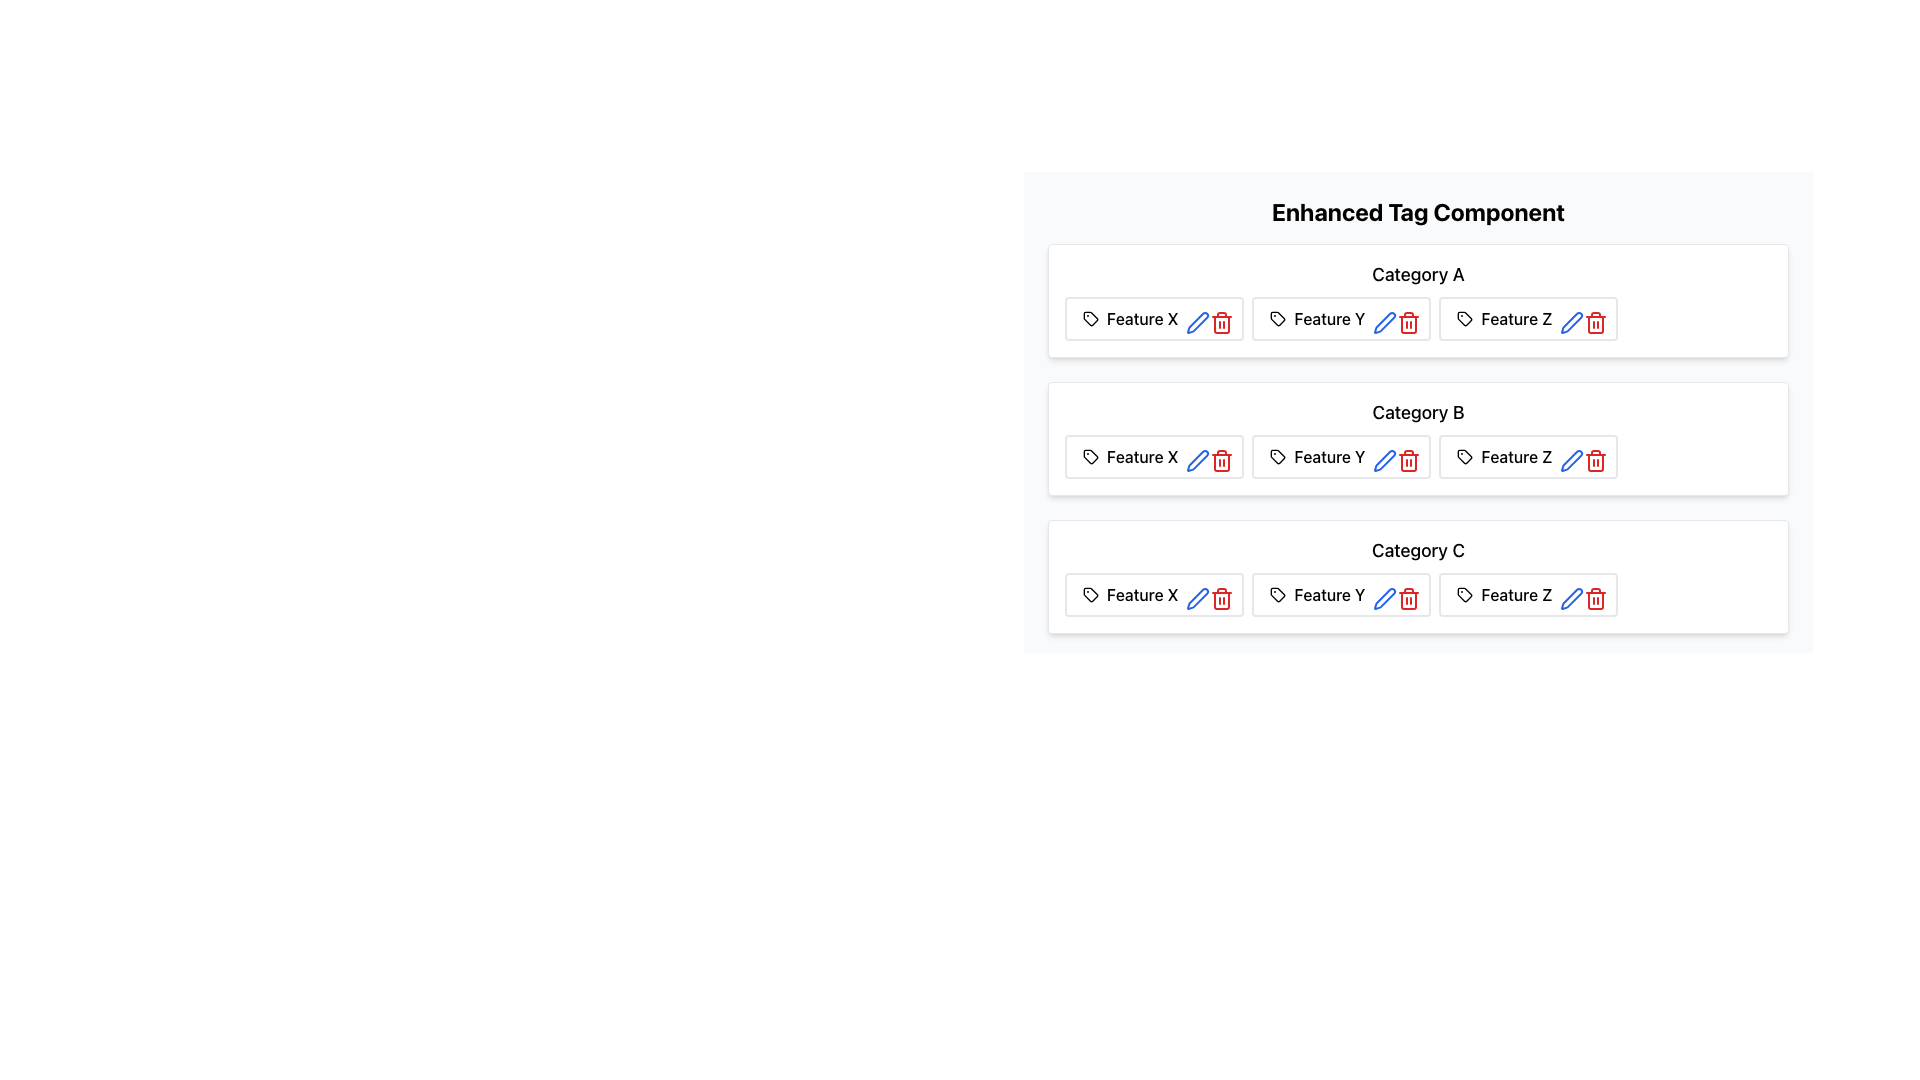  I want to click on the tag icon that visually represents or identifies tags or labels associated with 'Feature Y' in 'Category B', so click(1277, 593).